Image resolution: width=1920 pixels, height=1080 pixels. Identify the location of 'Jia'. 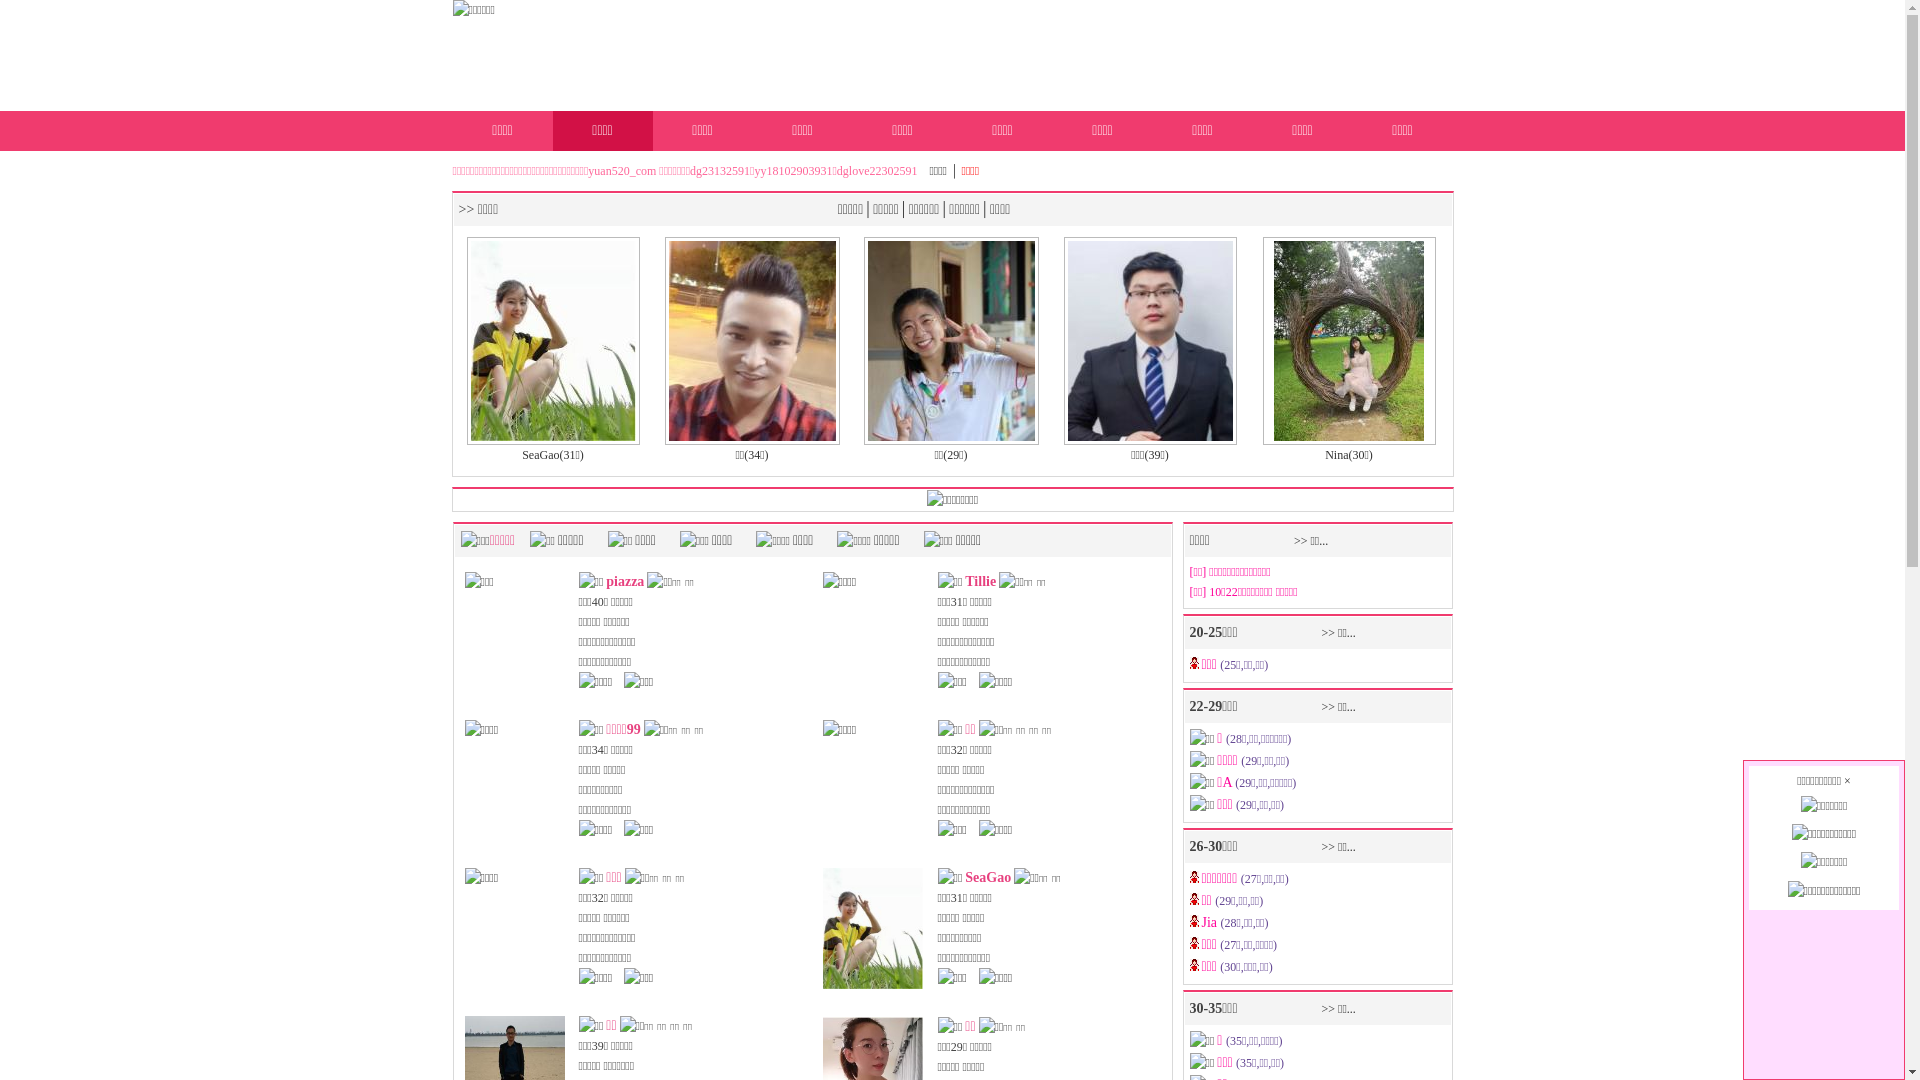
(1210, 922).